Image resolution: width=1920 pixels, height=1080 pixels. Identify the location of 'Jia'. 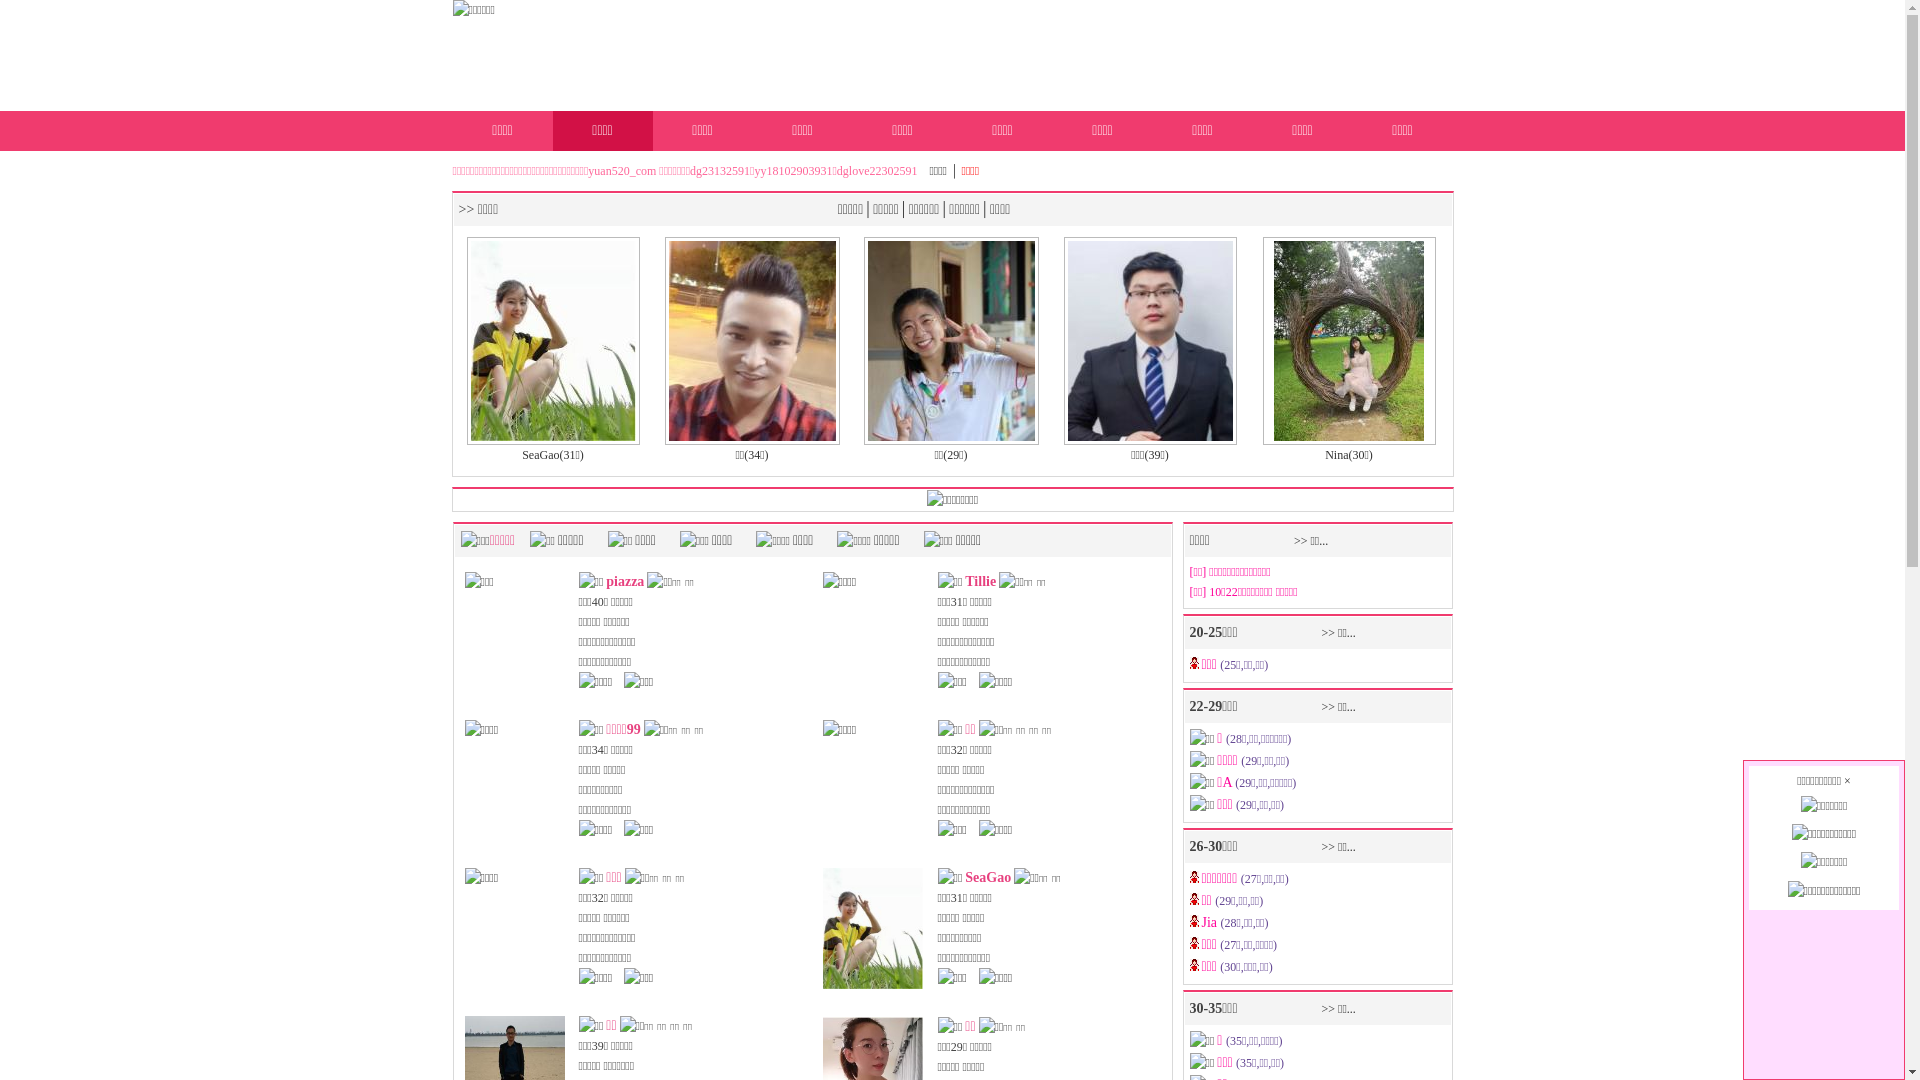
(1210, 922).